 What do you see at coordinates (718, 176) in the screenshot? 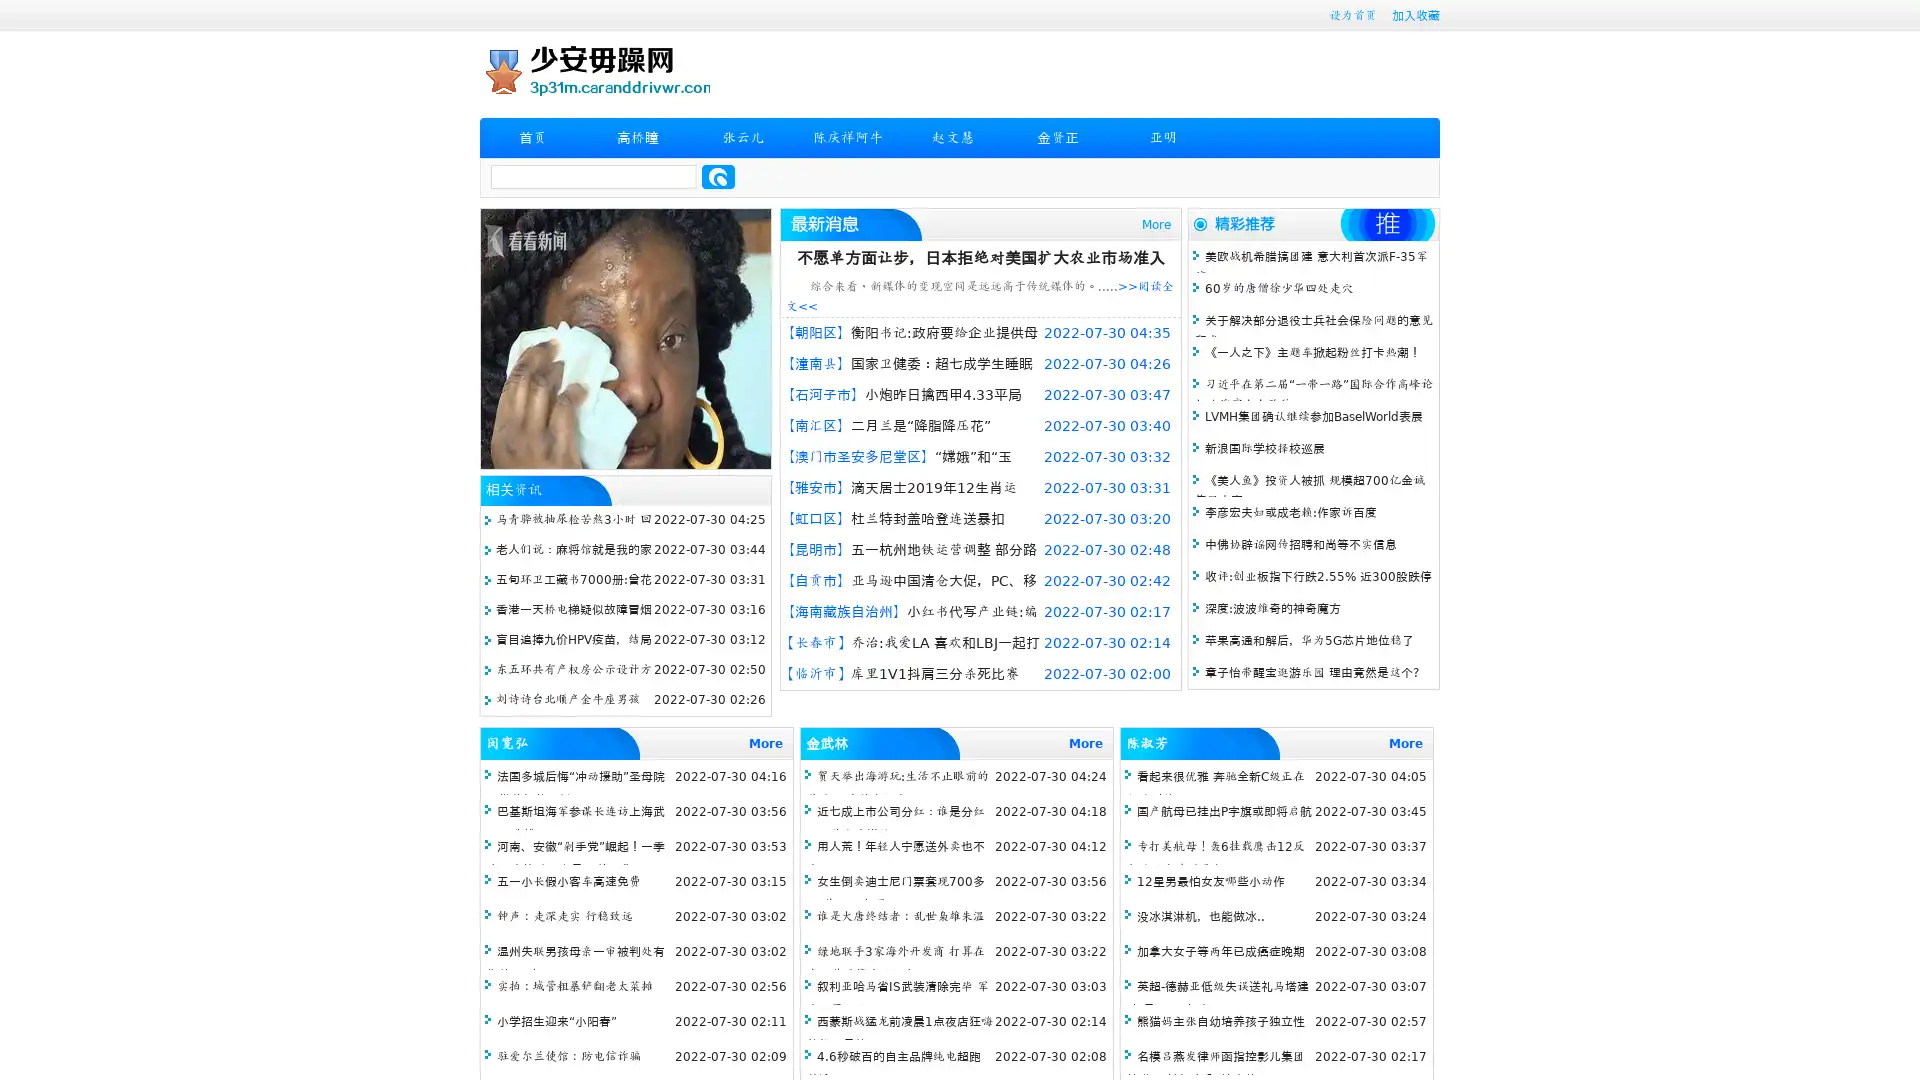
I see `Search` at bounding box center [718, 176].